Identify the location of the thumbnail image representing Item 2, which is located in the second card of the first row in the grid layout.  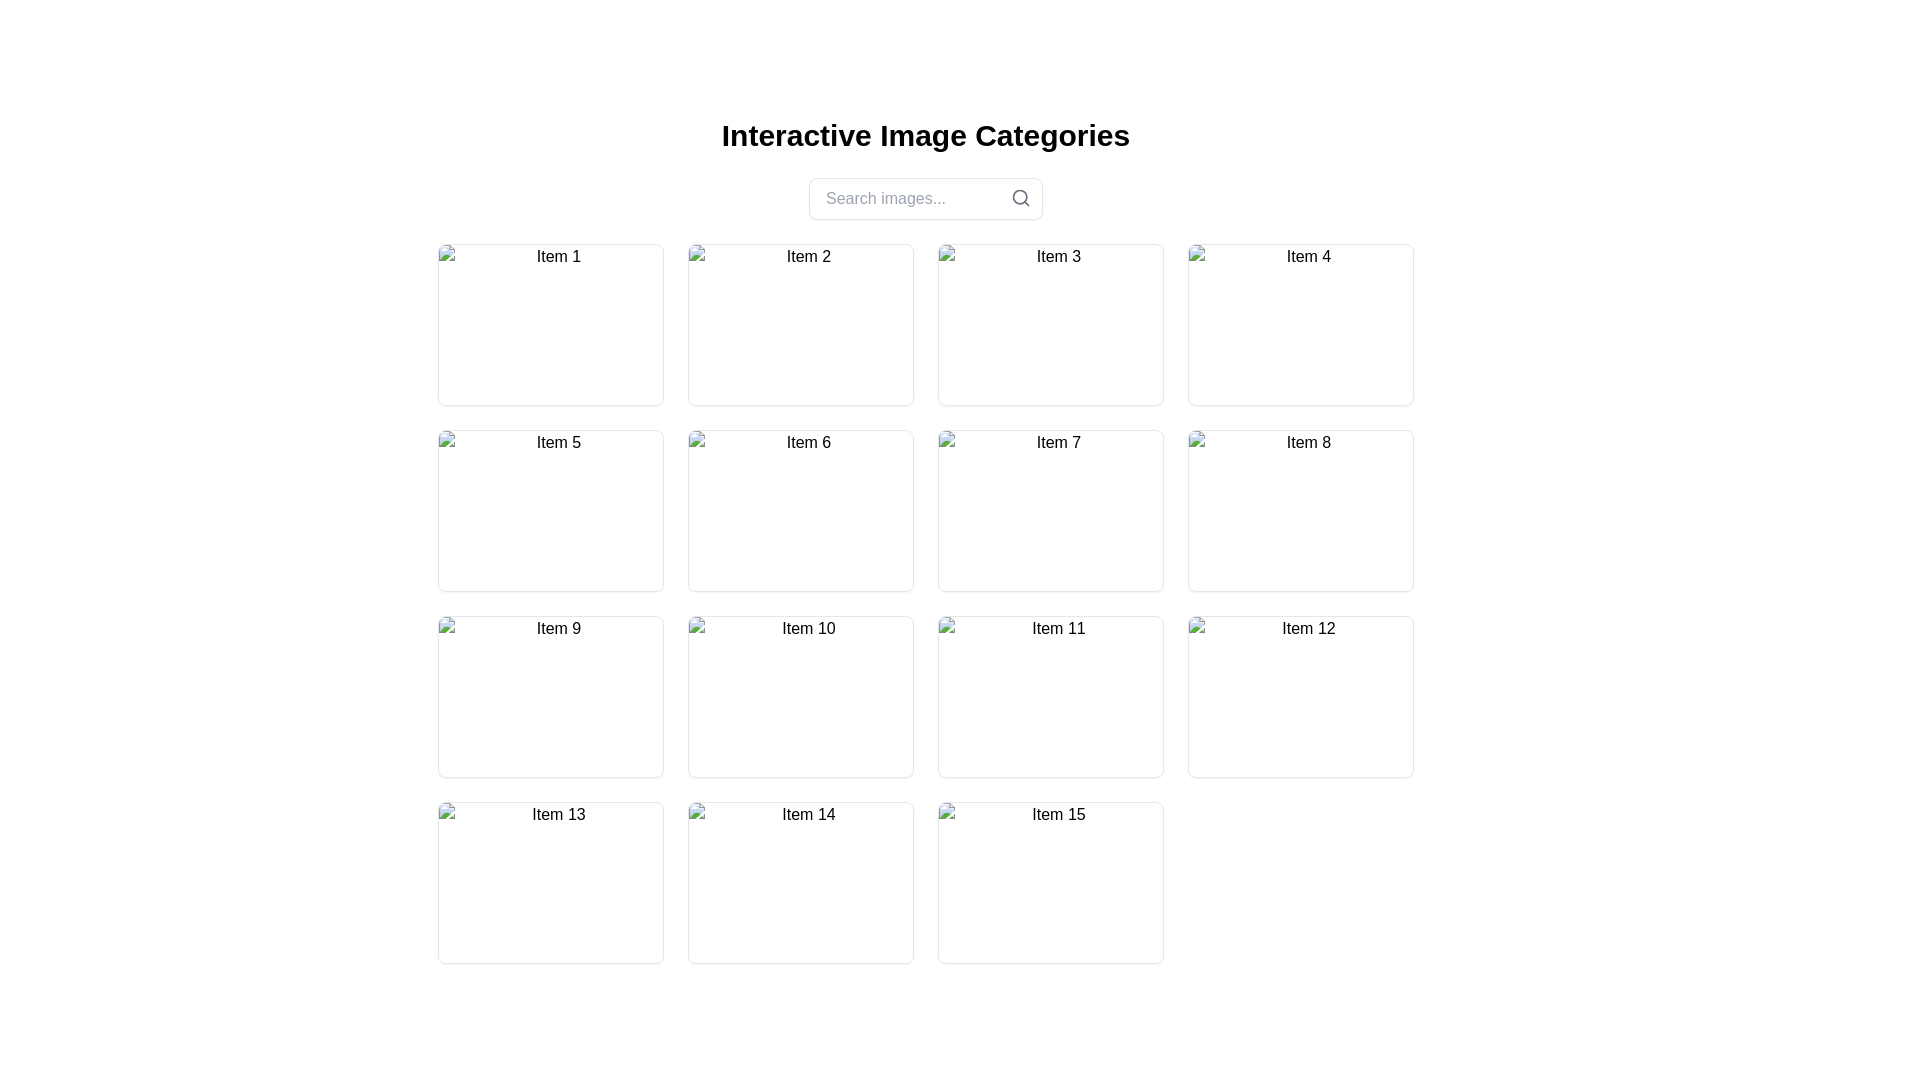
(801, 323).